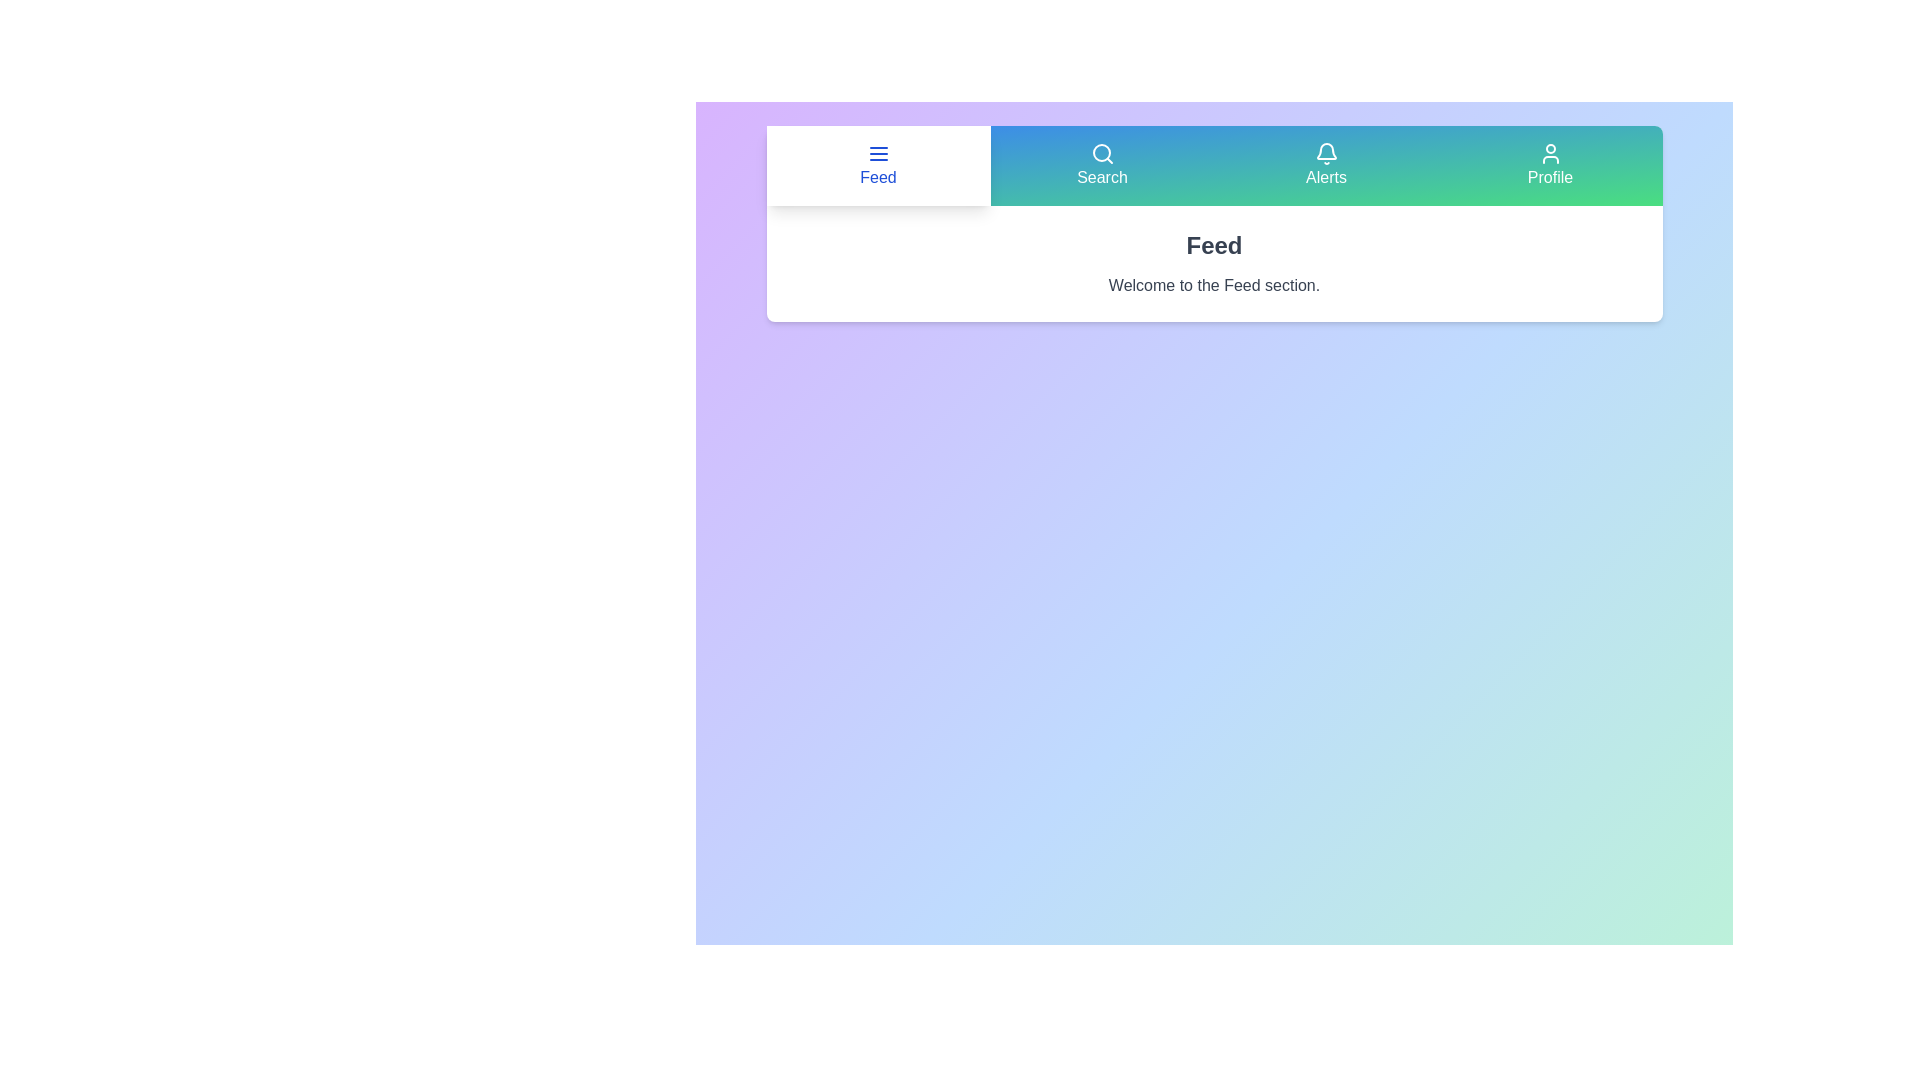 The width and height of the screenshot is (1920, 1080). What do you see at coordinates (1326, 164) in the screenshot?
I see `the Alerts tab` at bounding box center [1326, 164].